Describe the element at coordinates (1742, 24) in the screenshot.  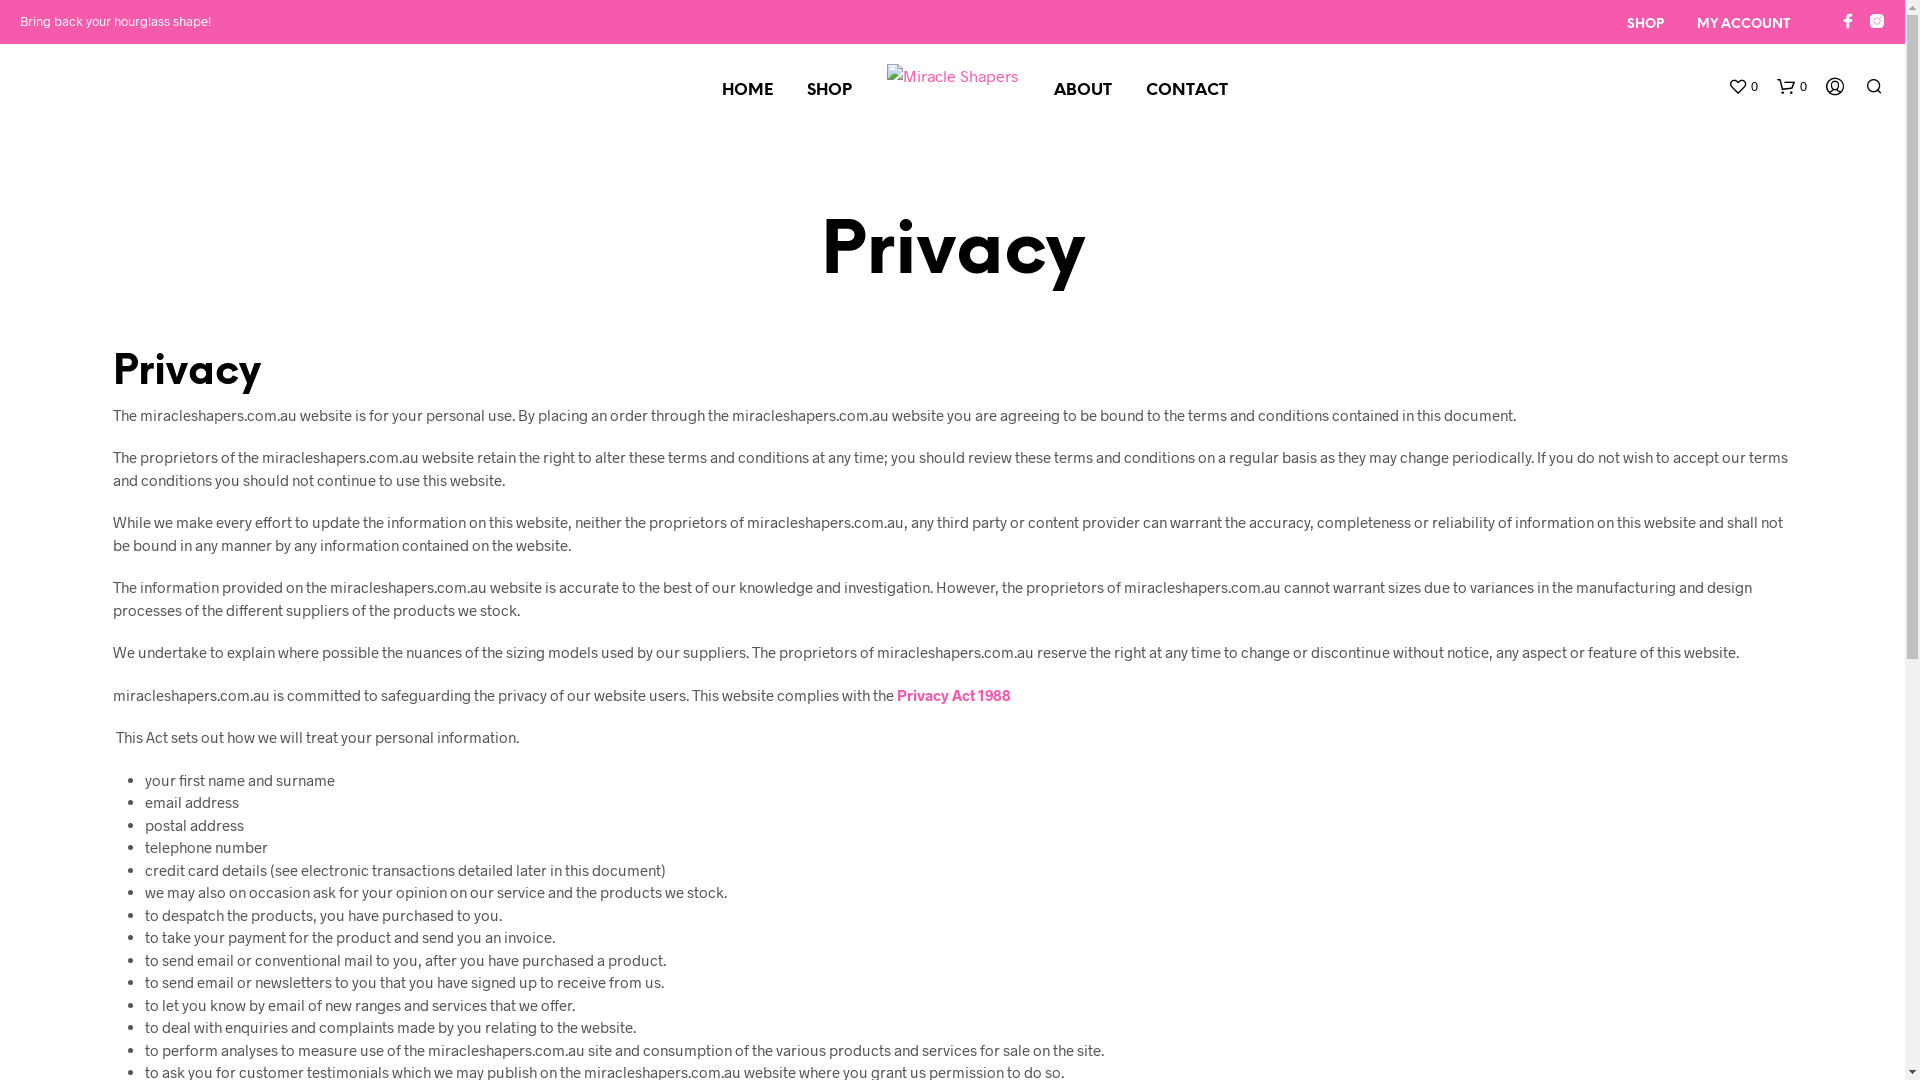
I see `'MY ACCOUNT'` at that location.